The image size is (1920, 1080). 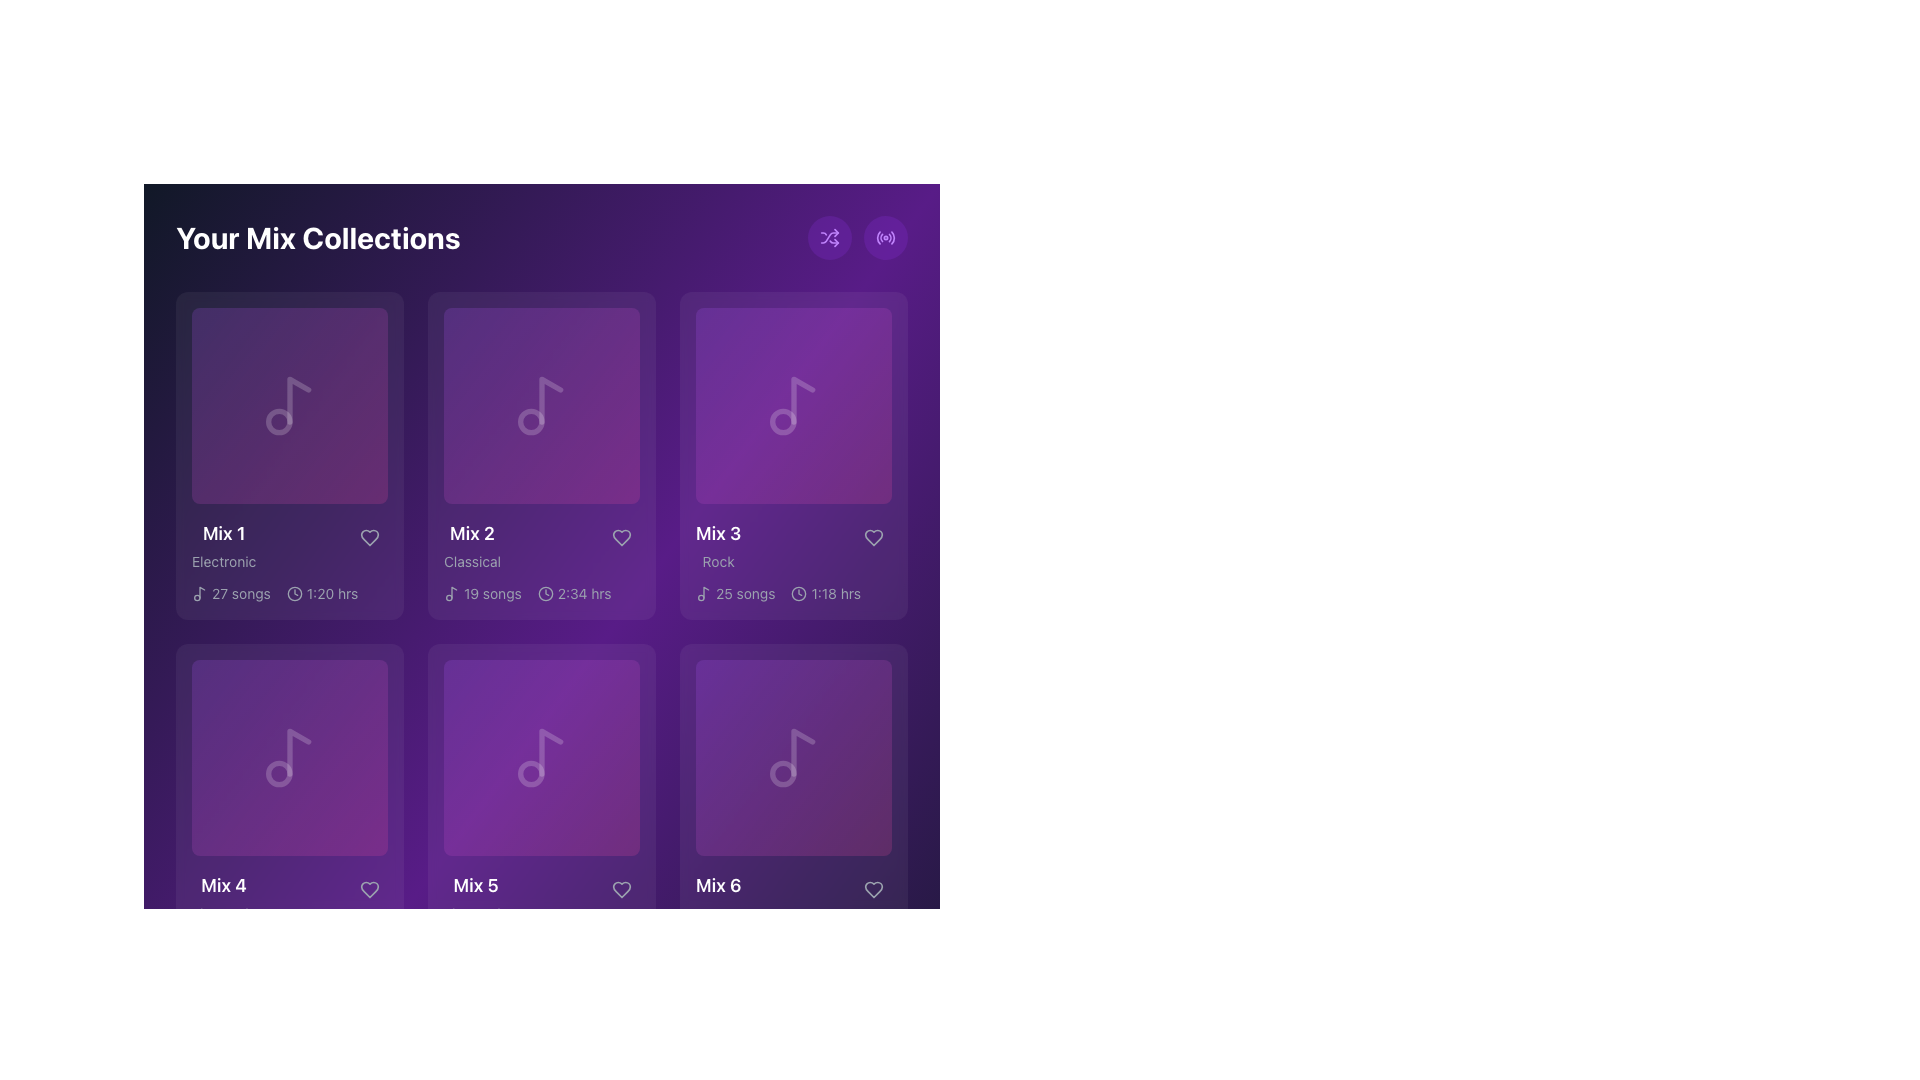 What do you see at coordinates (332, 593) in the screenshot?
I see `text label displaying '1:20 hrs' located within the 'Mix 1' card, positioned below the title and the number of songs label, to the right of a clock icon` at bounding box center [332, 593].